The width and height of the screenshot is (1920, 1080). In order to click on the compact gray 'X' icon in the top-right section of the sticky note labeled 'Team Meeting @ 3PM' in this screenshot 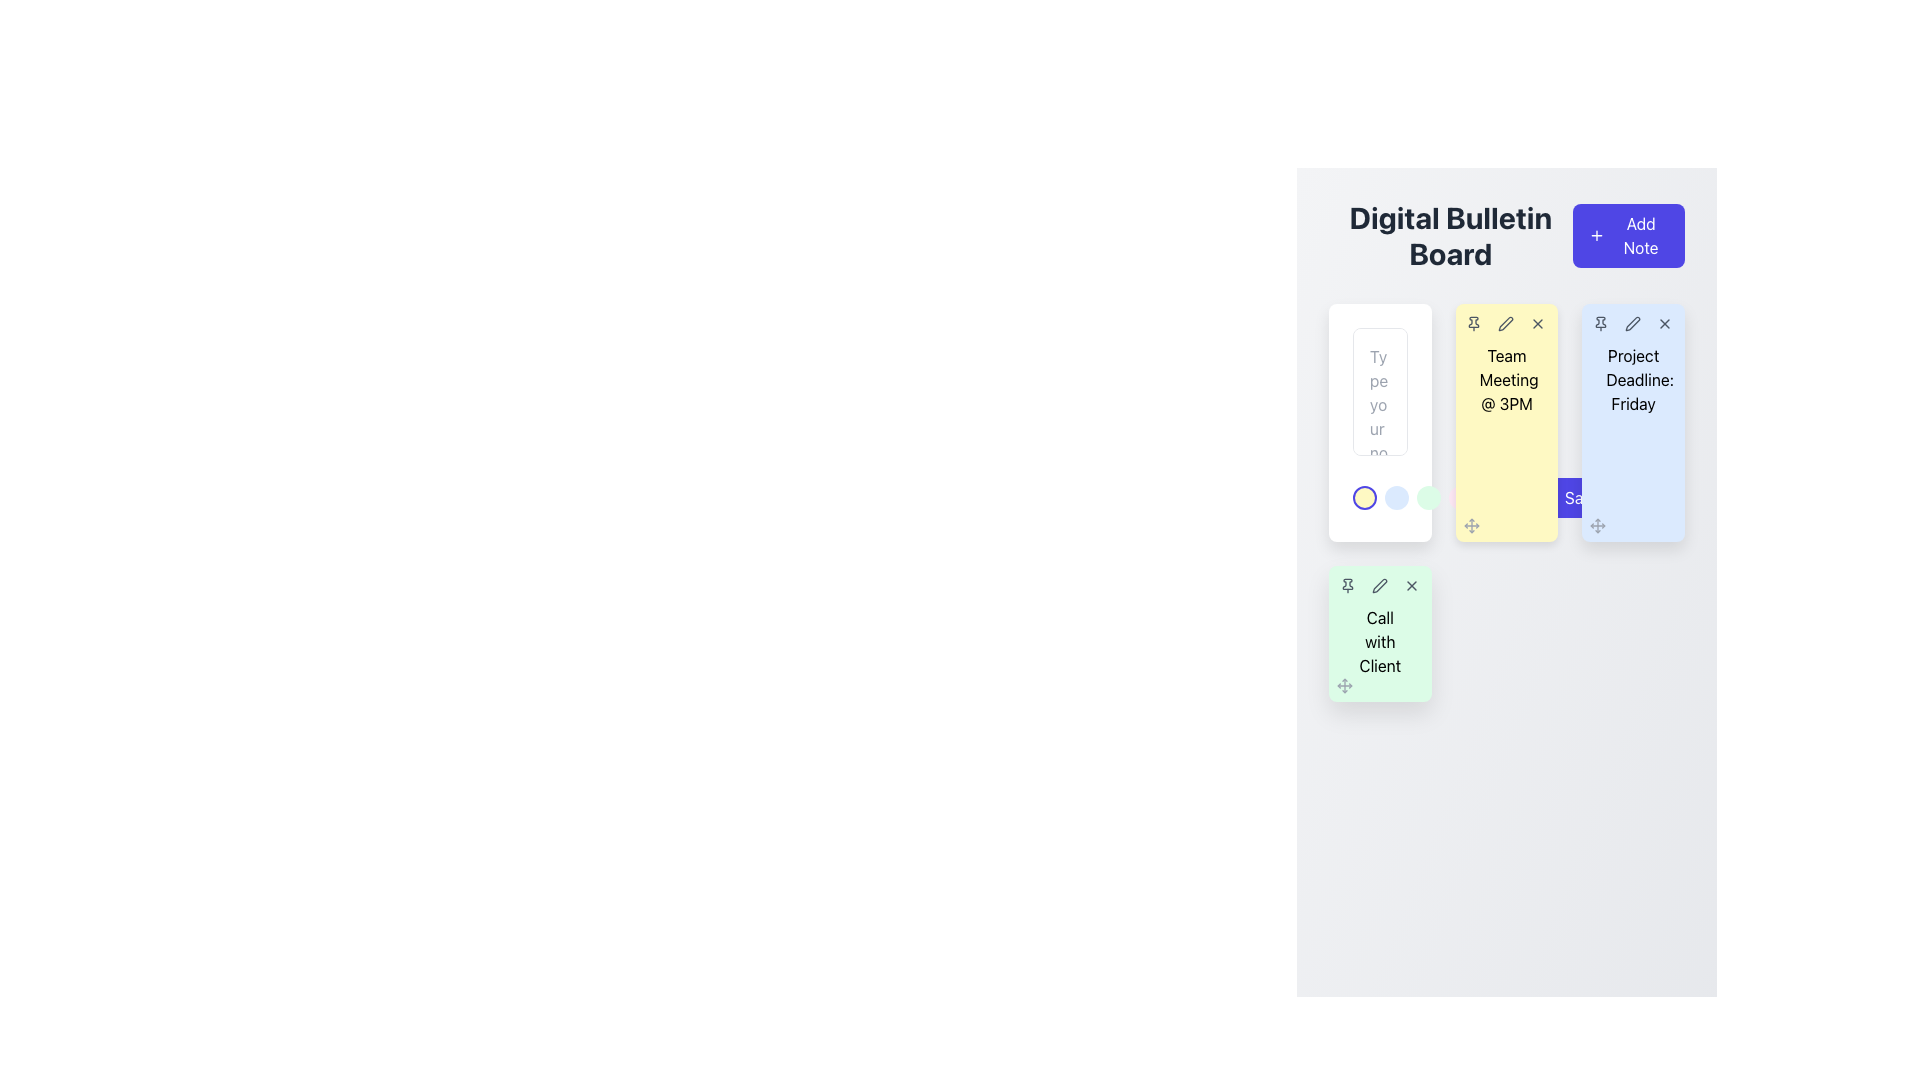, I will do `click(1537, 323)`.